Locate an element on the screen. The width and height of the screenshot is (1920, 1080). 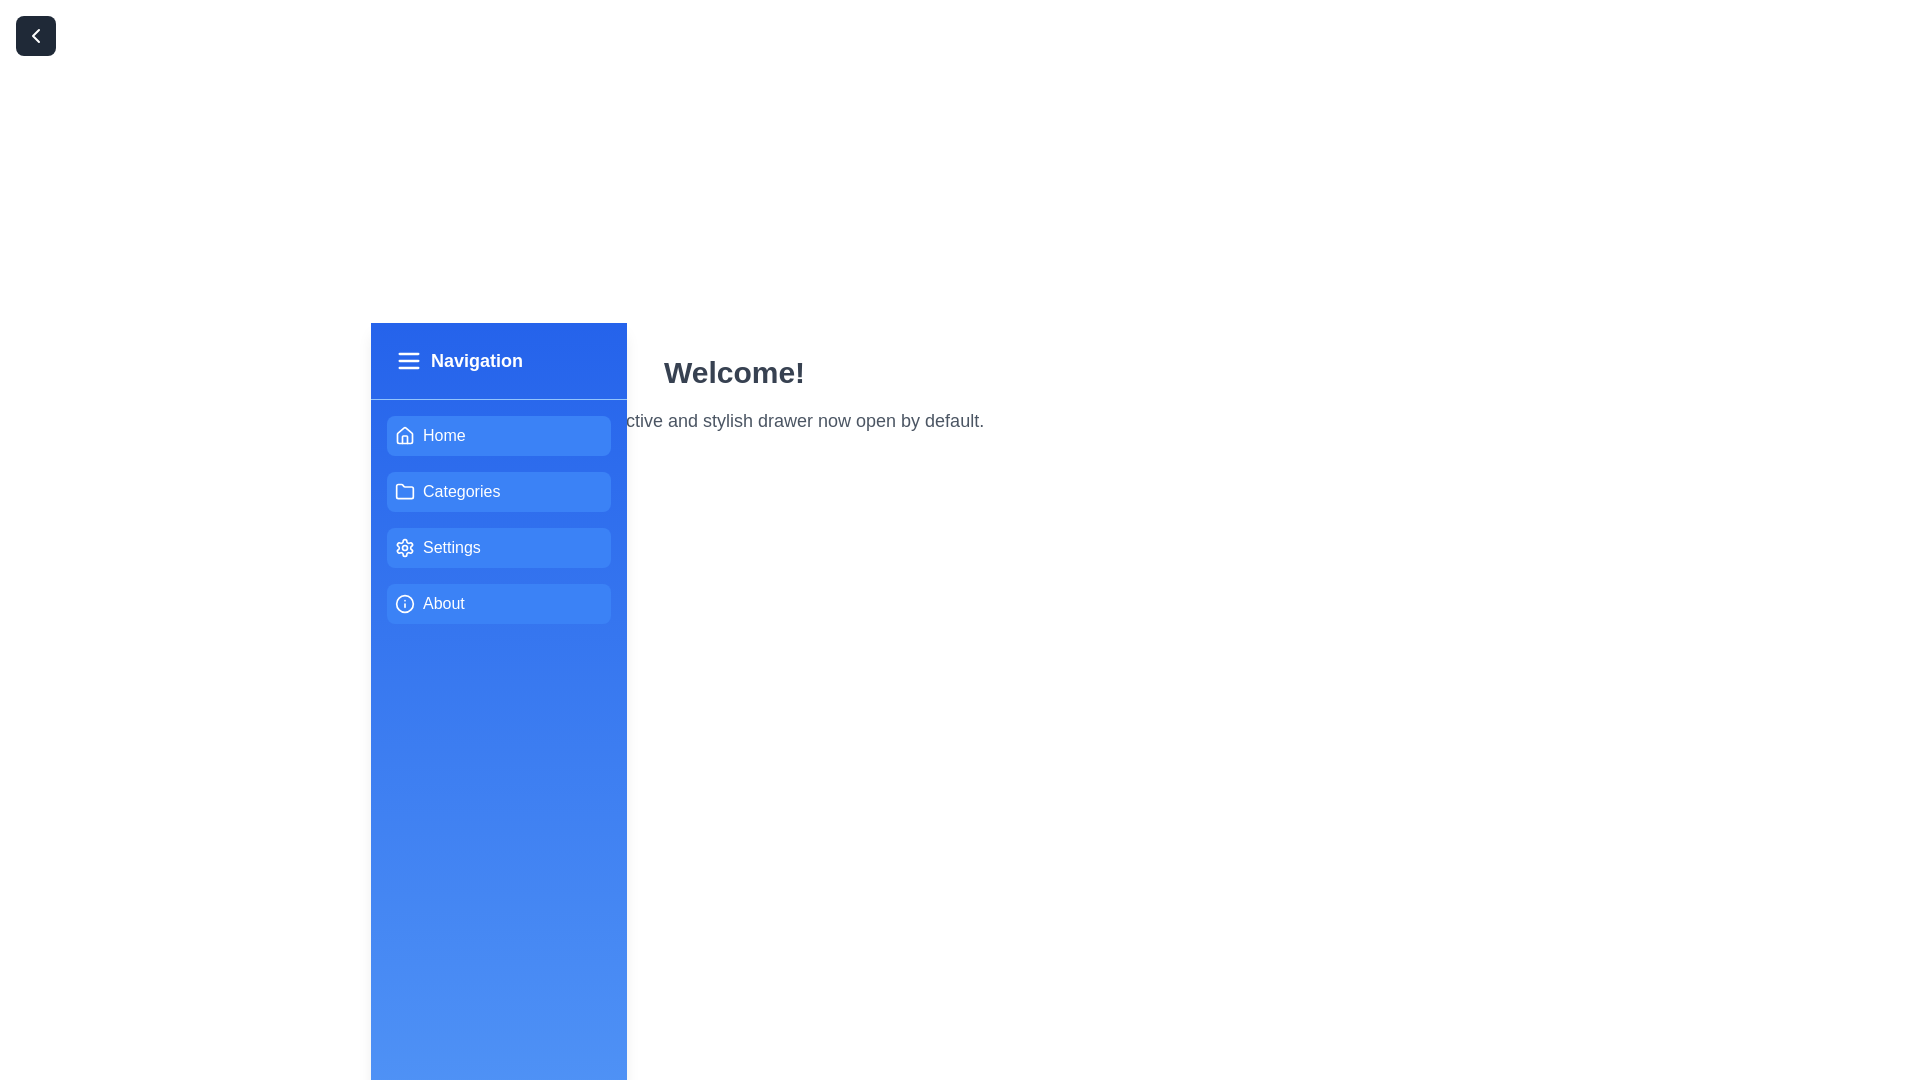
the folder icon associated with the 'Categories' menu item, located in the blue vertical navigation panel on the left side of the interface is located at coordinates (403, 492).